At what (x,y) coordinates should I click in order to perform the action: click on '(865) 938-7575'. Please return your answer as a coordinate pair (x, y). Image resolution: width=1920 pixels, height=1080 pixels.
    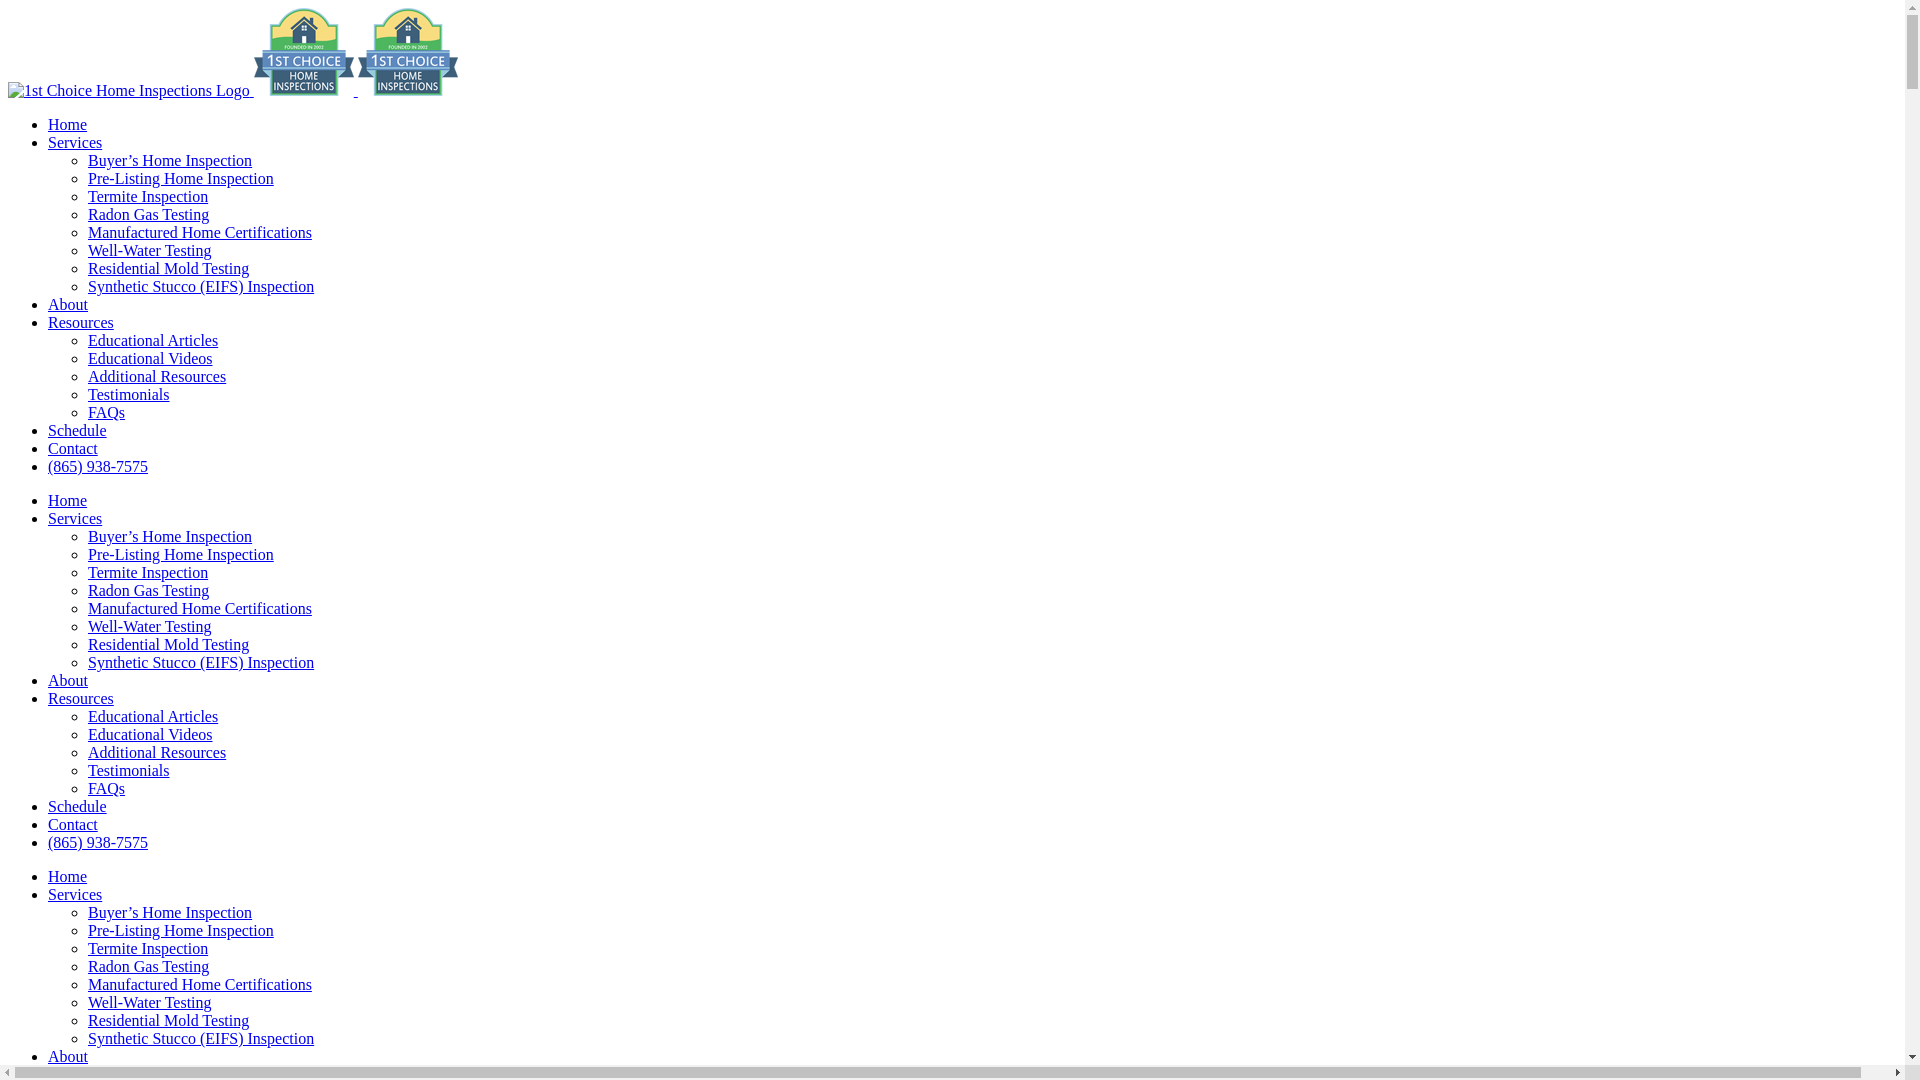
    Looking at the image, I should click on (96, 842).